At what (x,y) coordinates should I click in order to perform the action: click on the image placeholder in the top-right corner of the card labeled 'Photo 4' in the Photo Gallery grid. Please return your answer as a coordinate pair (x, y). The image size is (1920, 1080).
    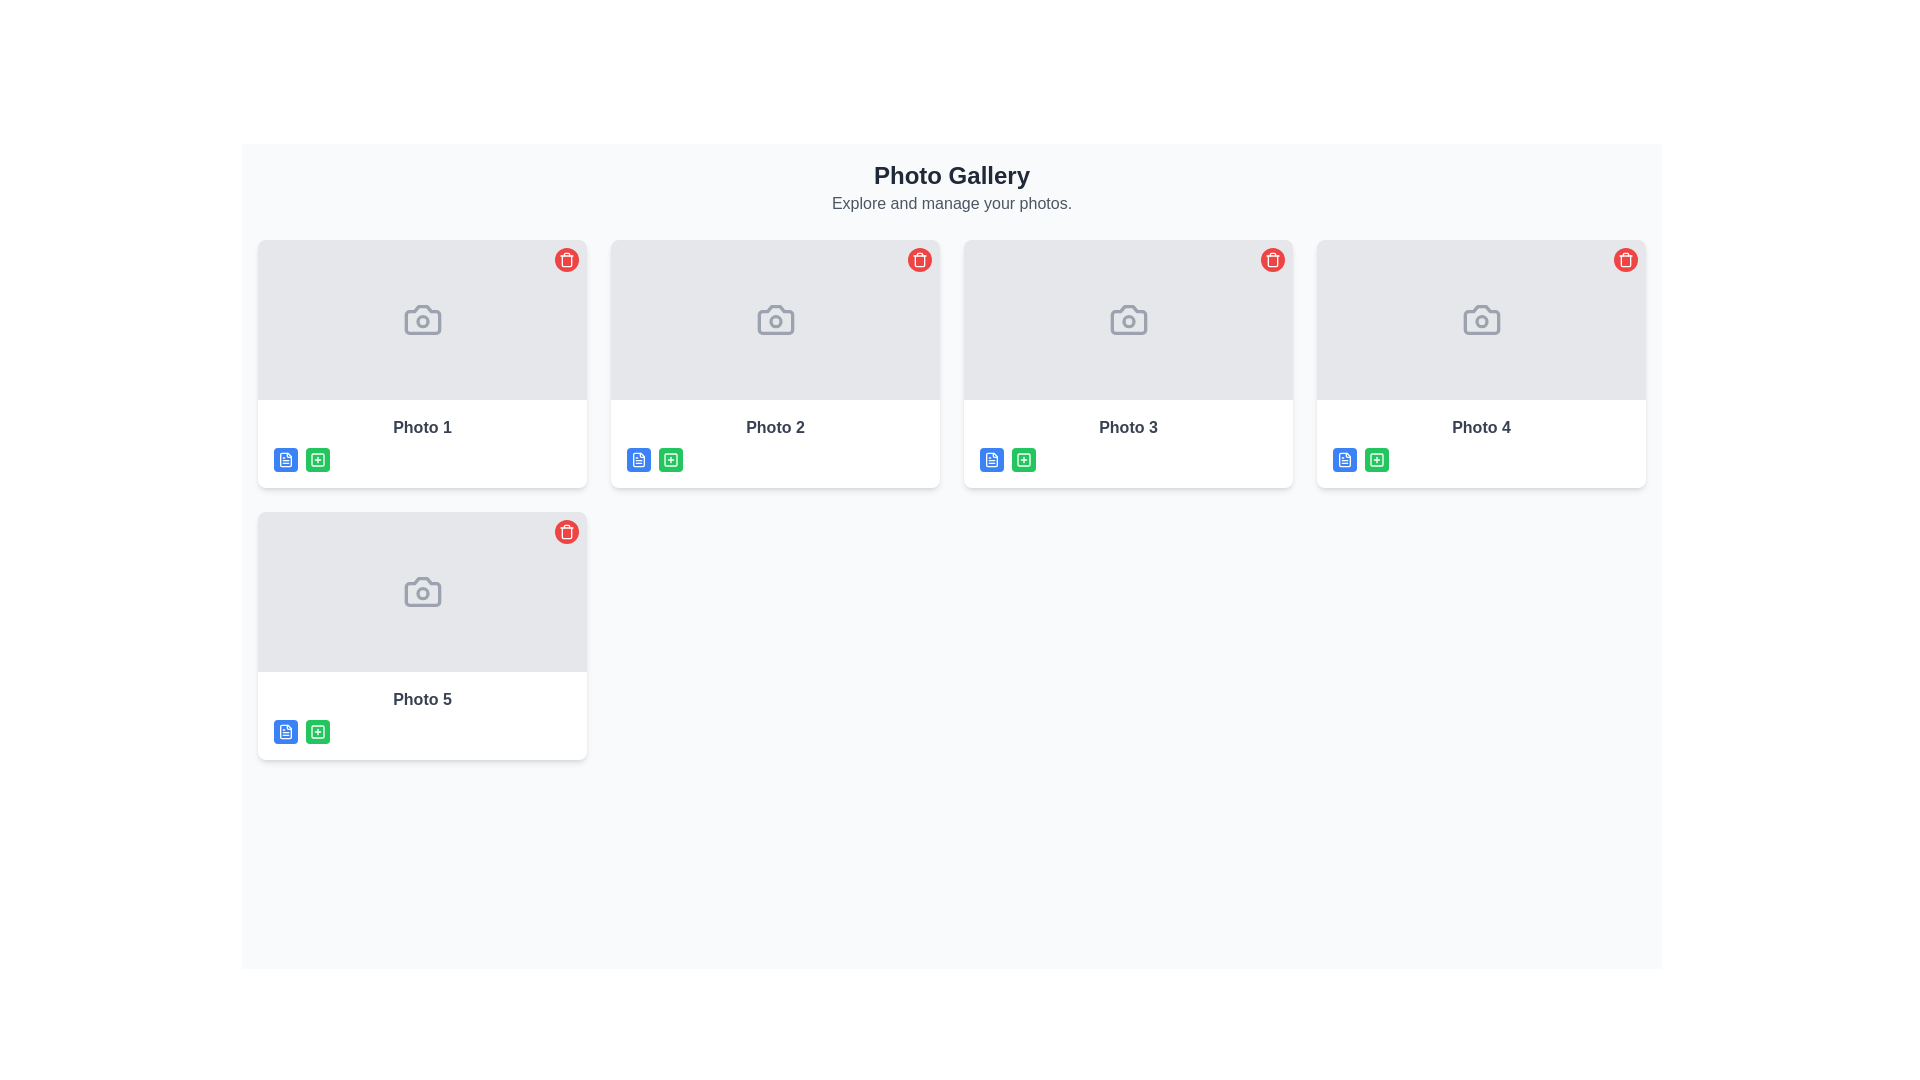
    Looking at the image, I should click on (1481, 319).